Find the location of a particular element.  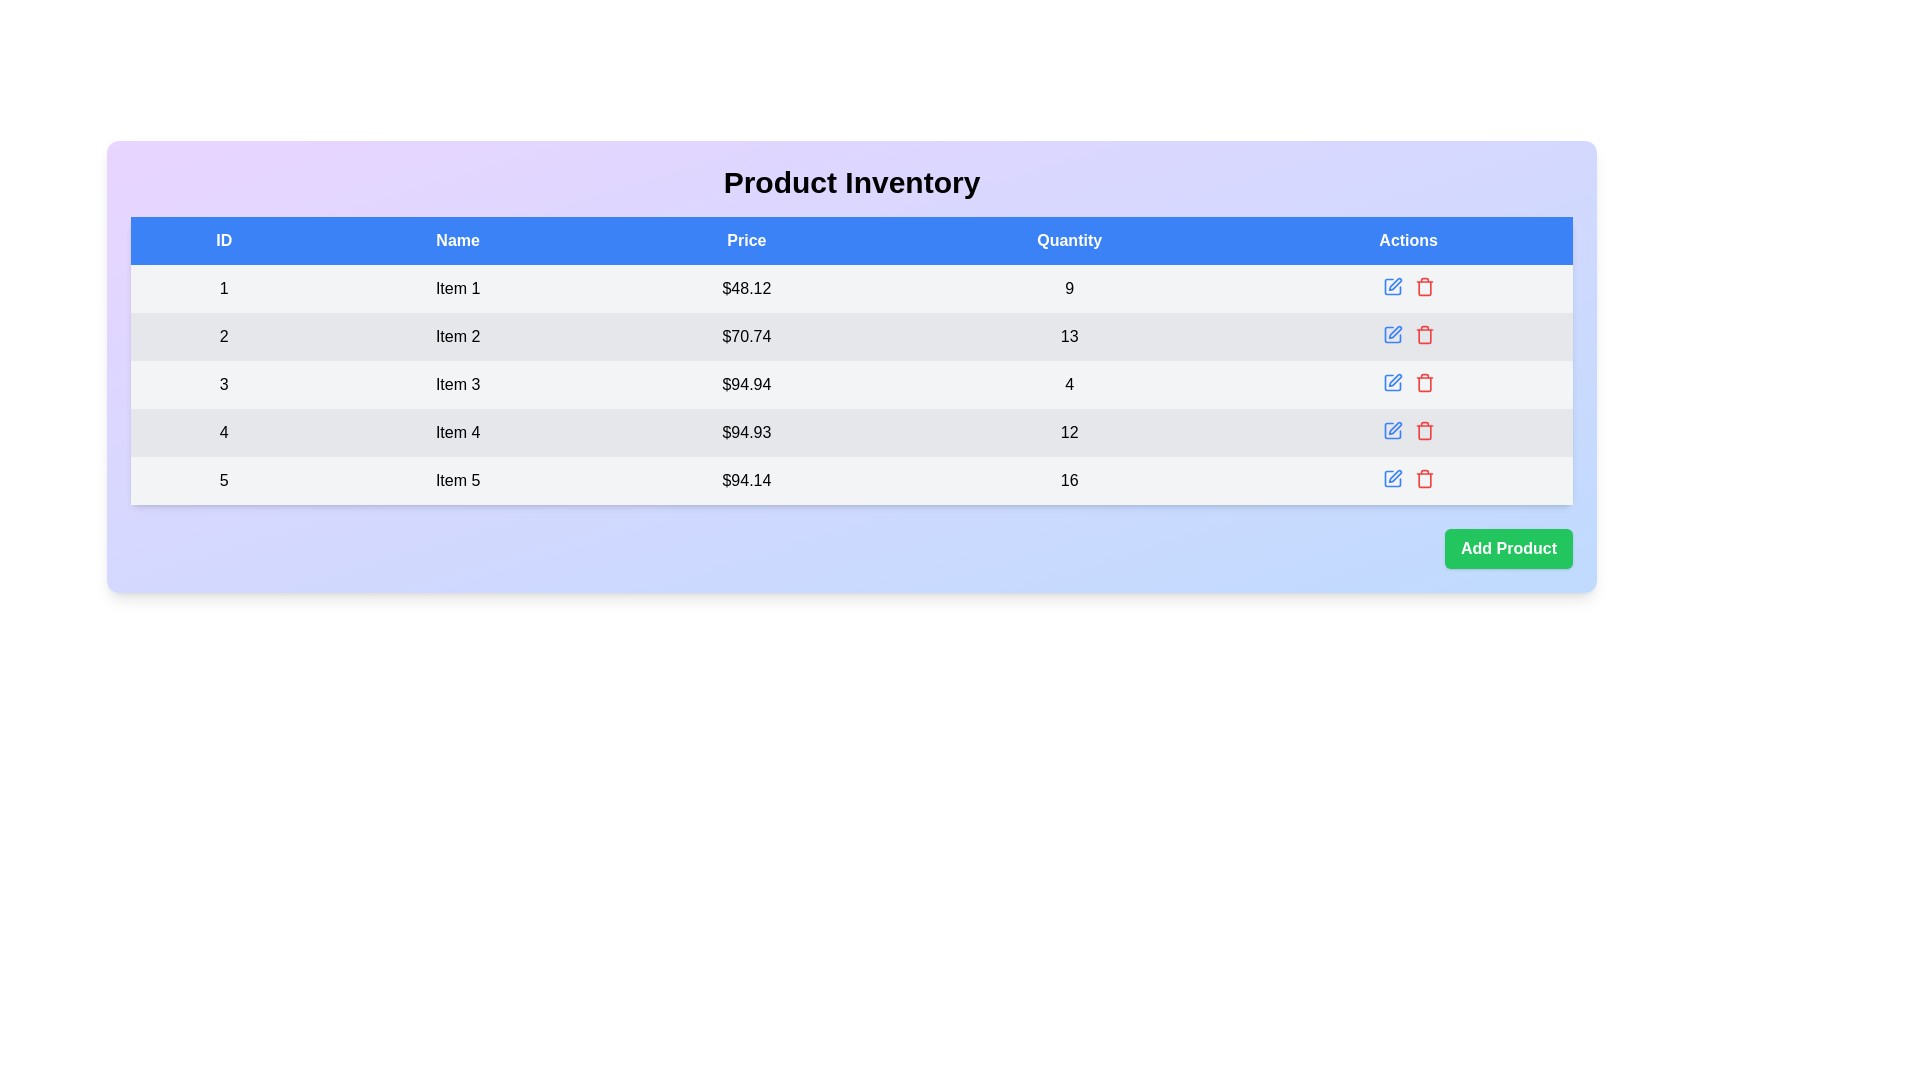

the quantity label of the fourth item in the table is located at coordinates (1068, 431).